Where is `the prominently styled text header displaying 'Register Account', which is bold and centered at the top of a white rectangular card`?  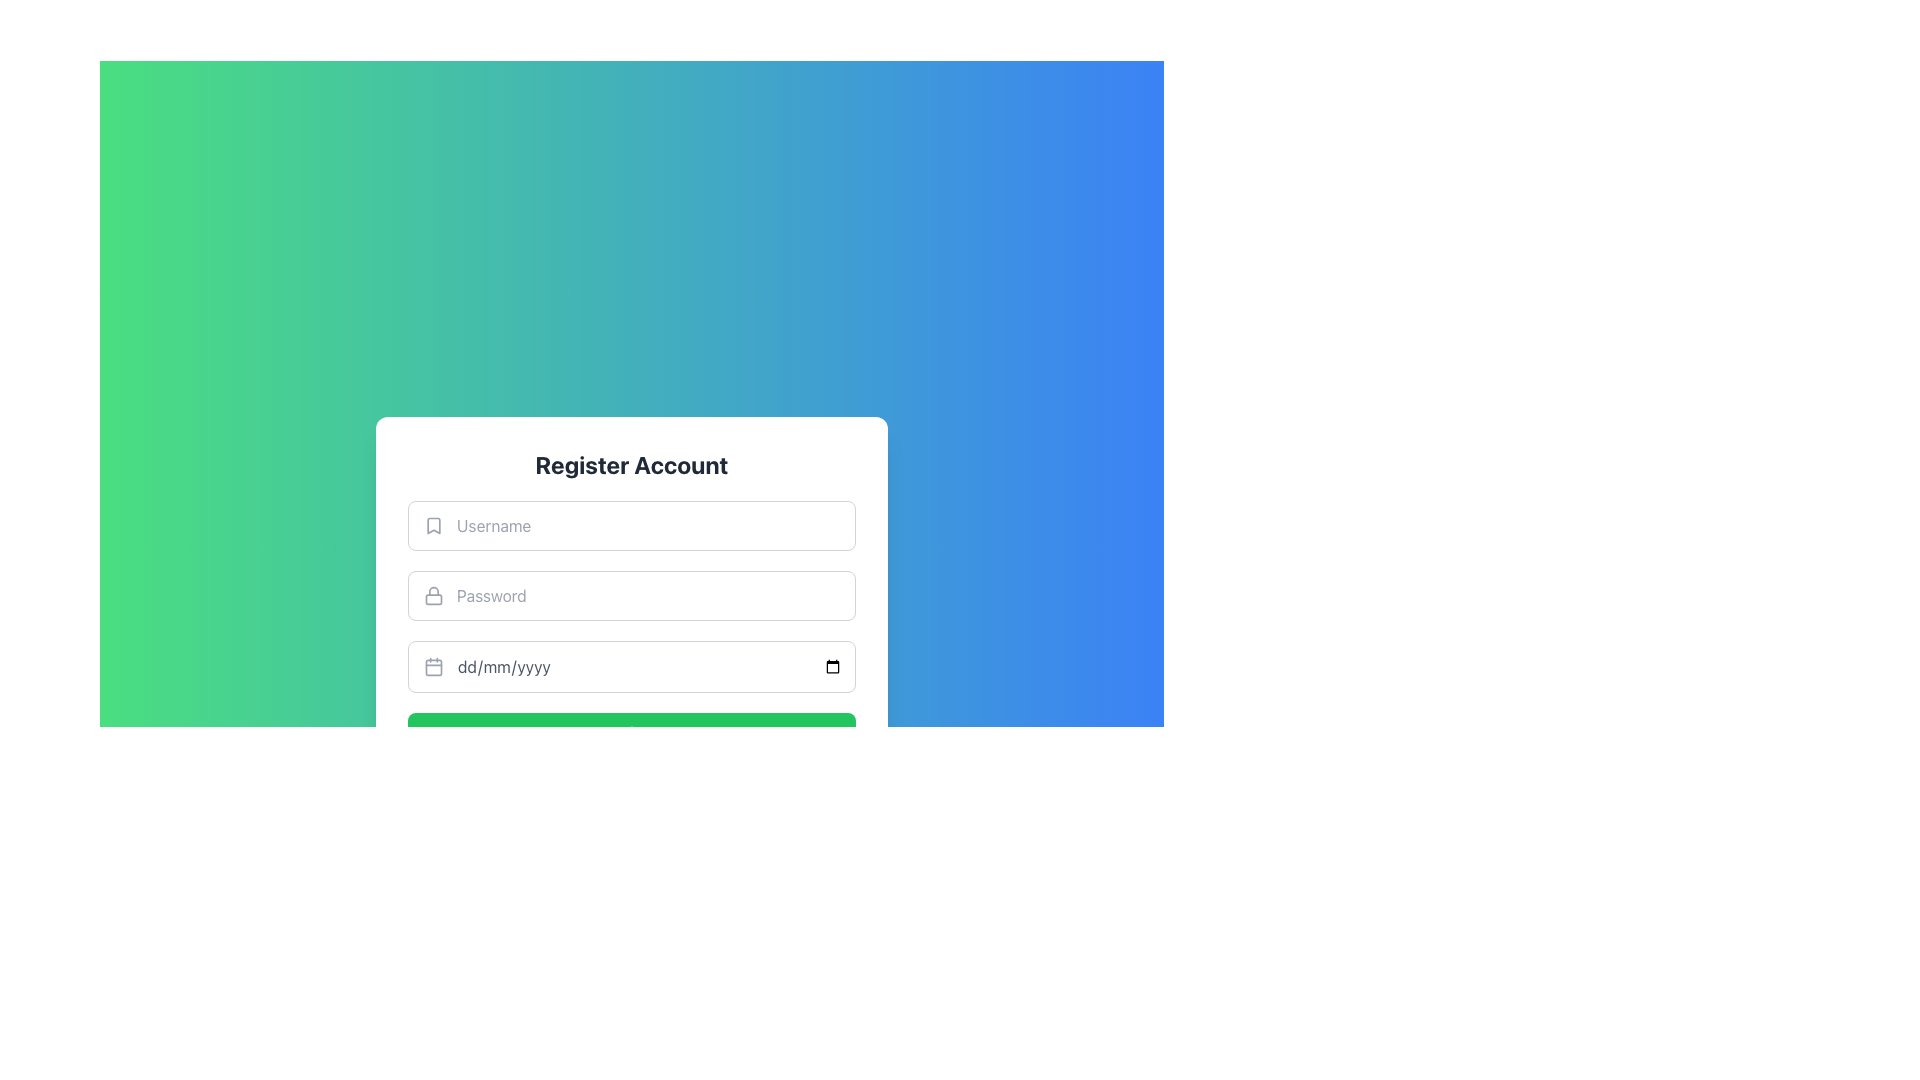
the prominently styled text header displaying 'Register Account', which is bold and centered at the top of a white rectangular card is located at coordinates (631, 465).